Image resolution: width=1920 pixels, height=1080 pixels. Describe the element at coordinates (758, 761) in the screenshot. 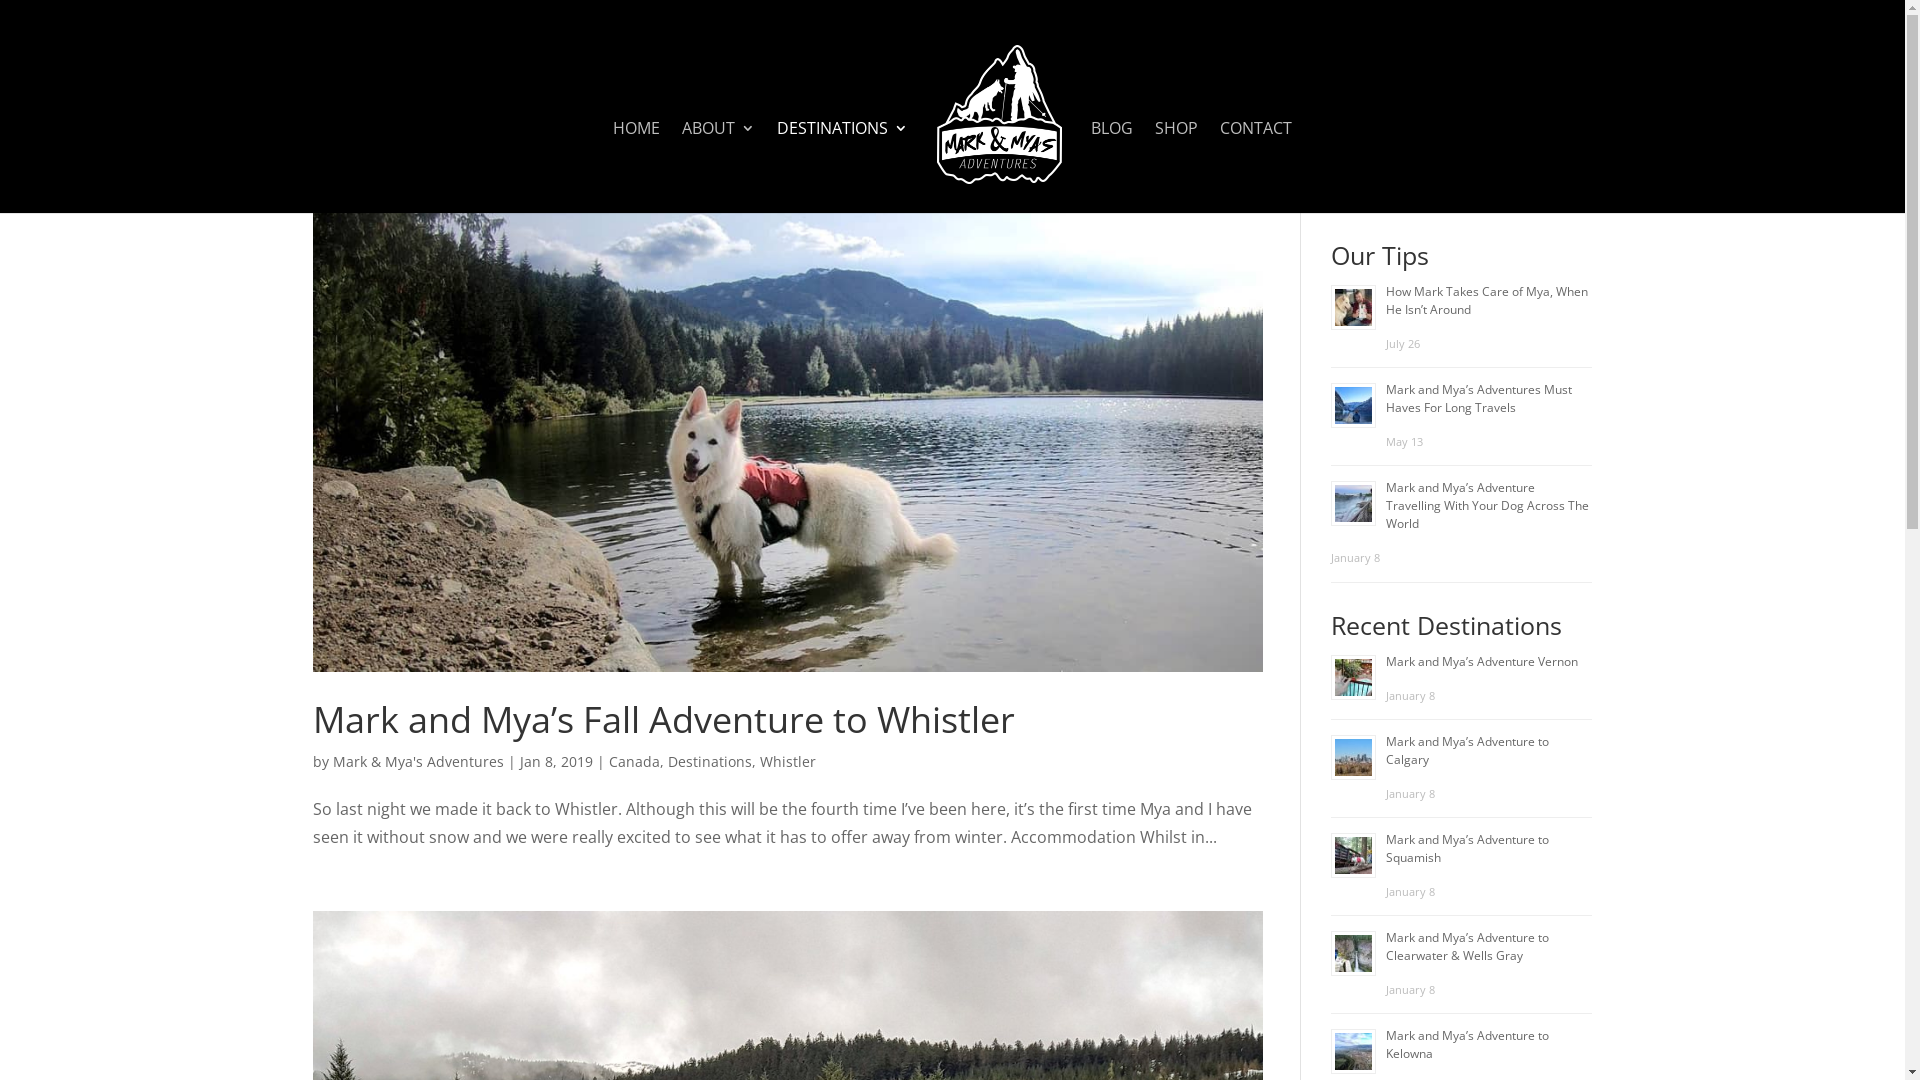

I see `'Whistler'` at that location.